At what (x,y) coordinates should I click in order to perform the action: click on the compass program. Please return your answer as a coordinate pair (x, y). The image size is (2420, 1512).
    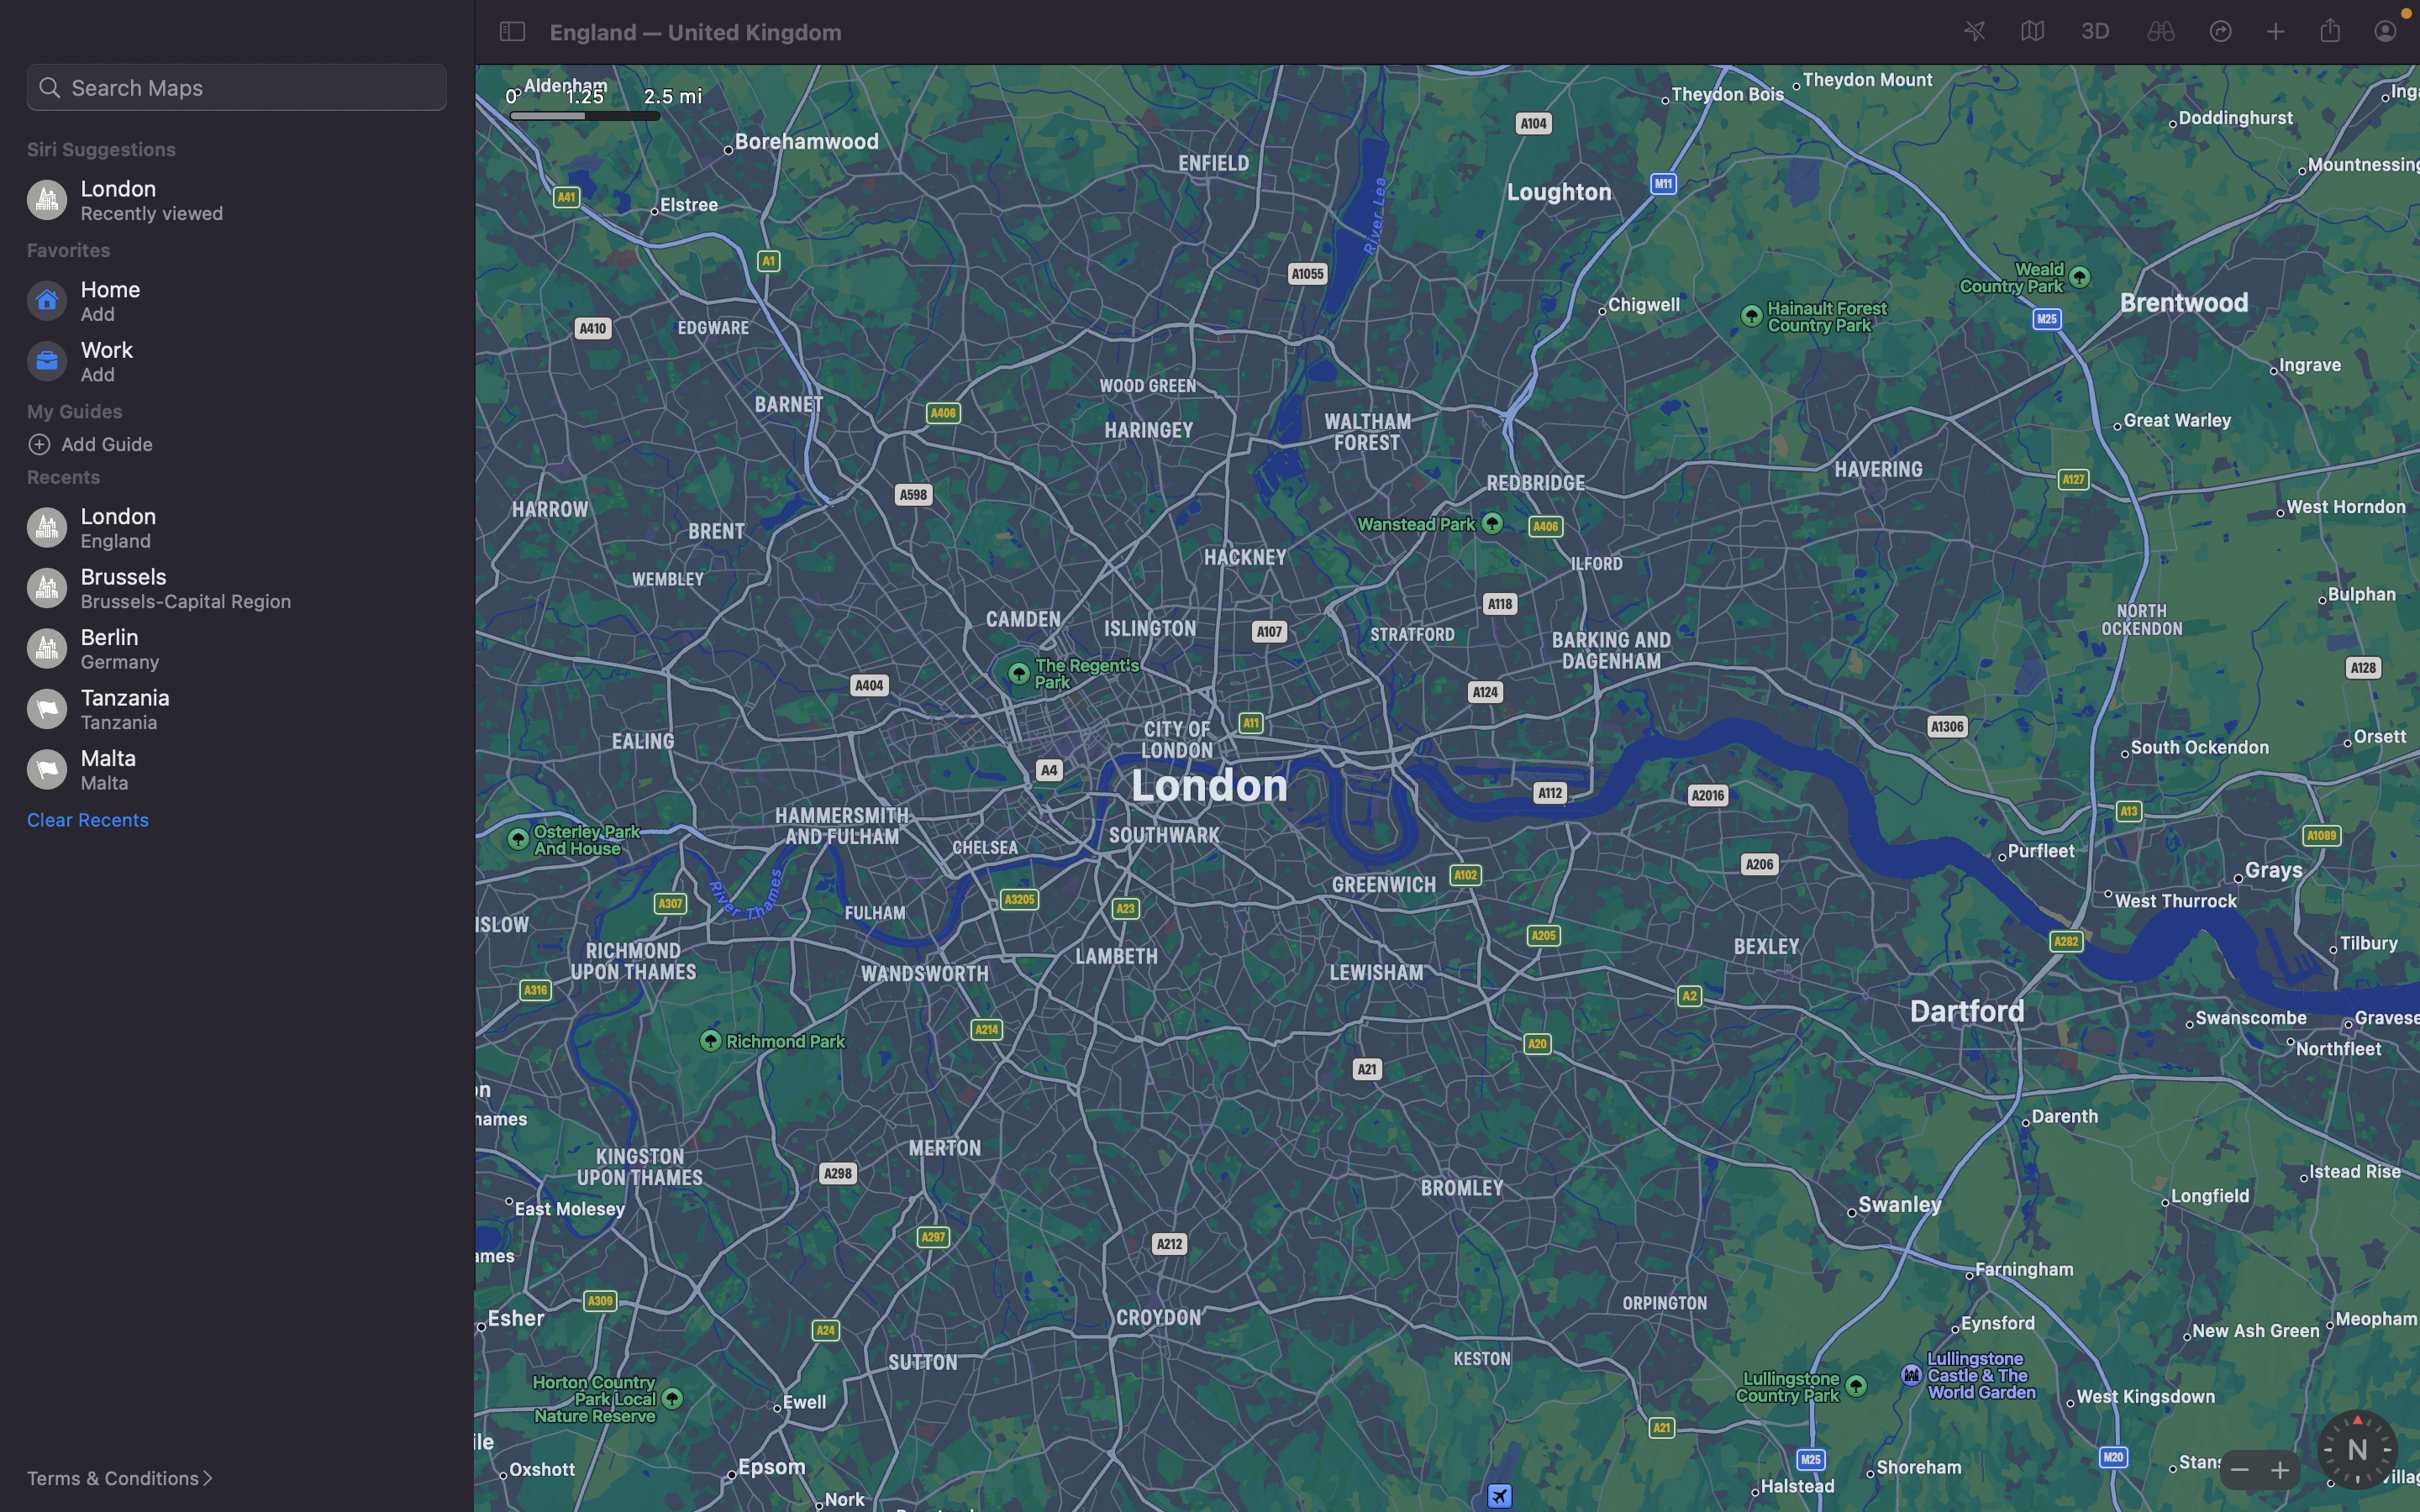
    Looking at the image, I should click on (2356, 1449).